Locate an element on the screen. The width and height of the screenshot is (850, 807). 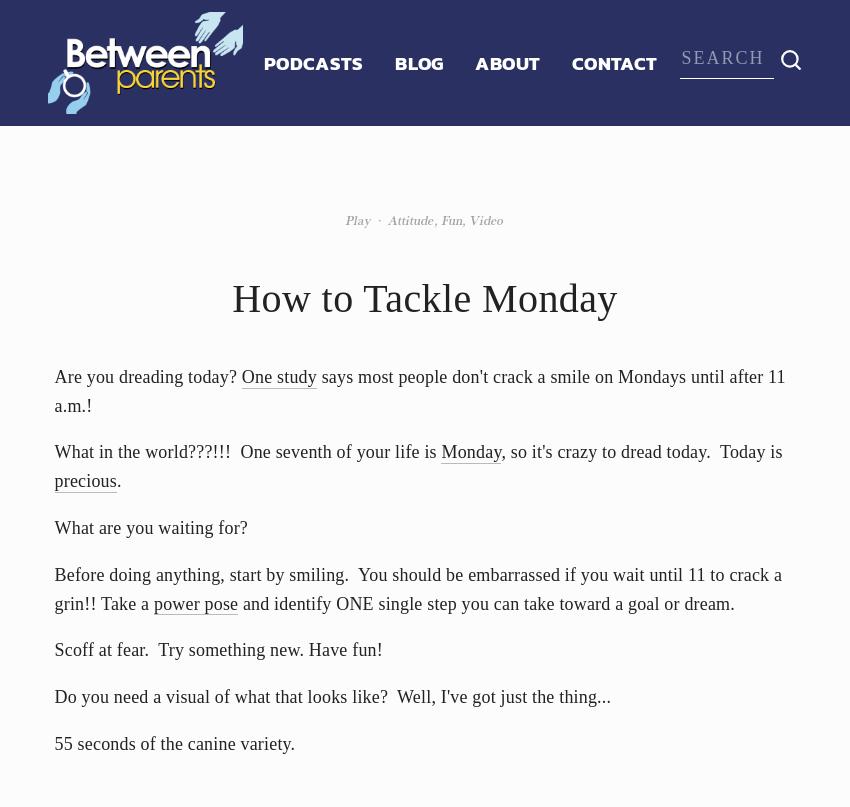
'What in the world???!!!  One seventh of your life is' is located at coordinates (53, 451).